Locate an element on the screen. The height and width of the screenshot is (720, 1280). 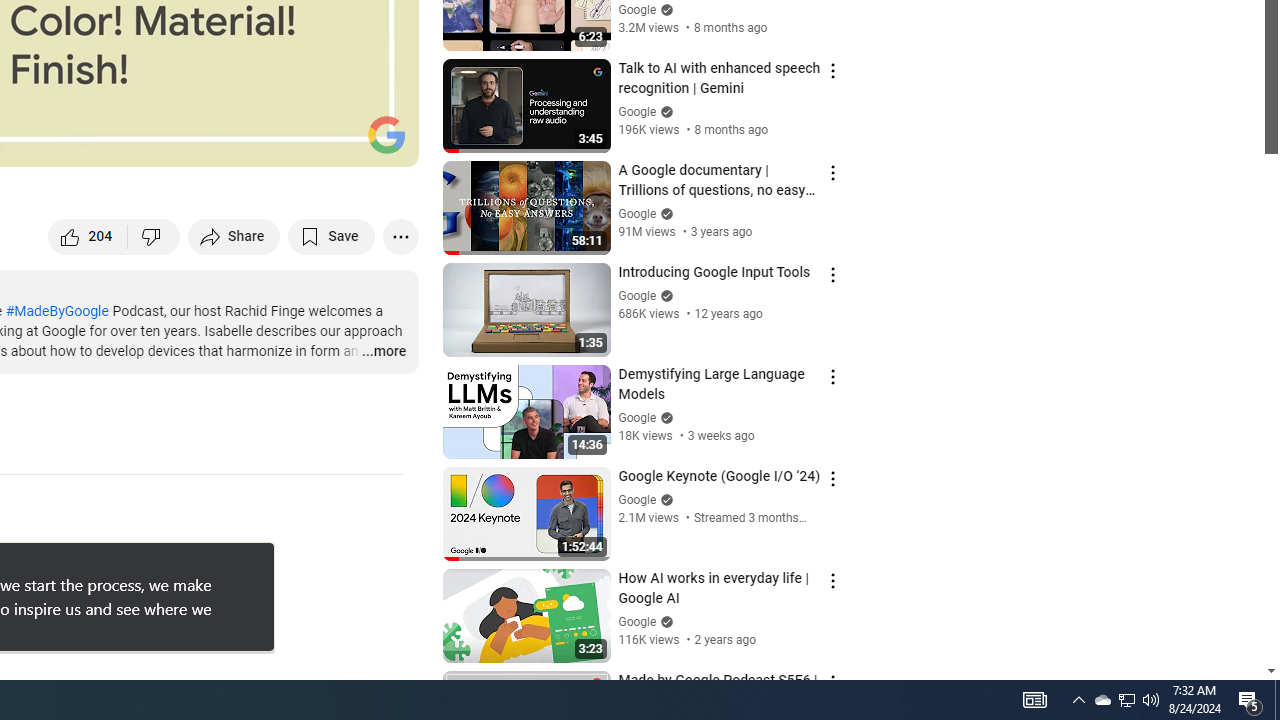
'Dislike this video' is located at coordinates (153, 235).